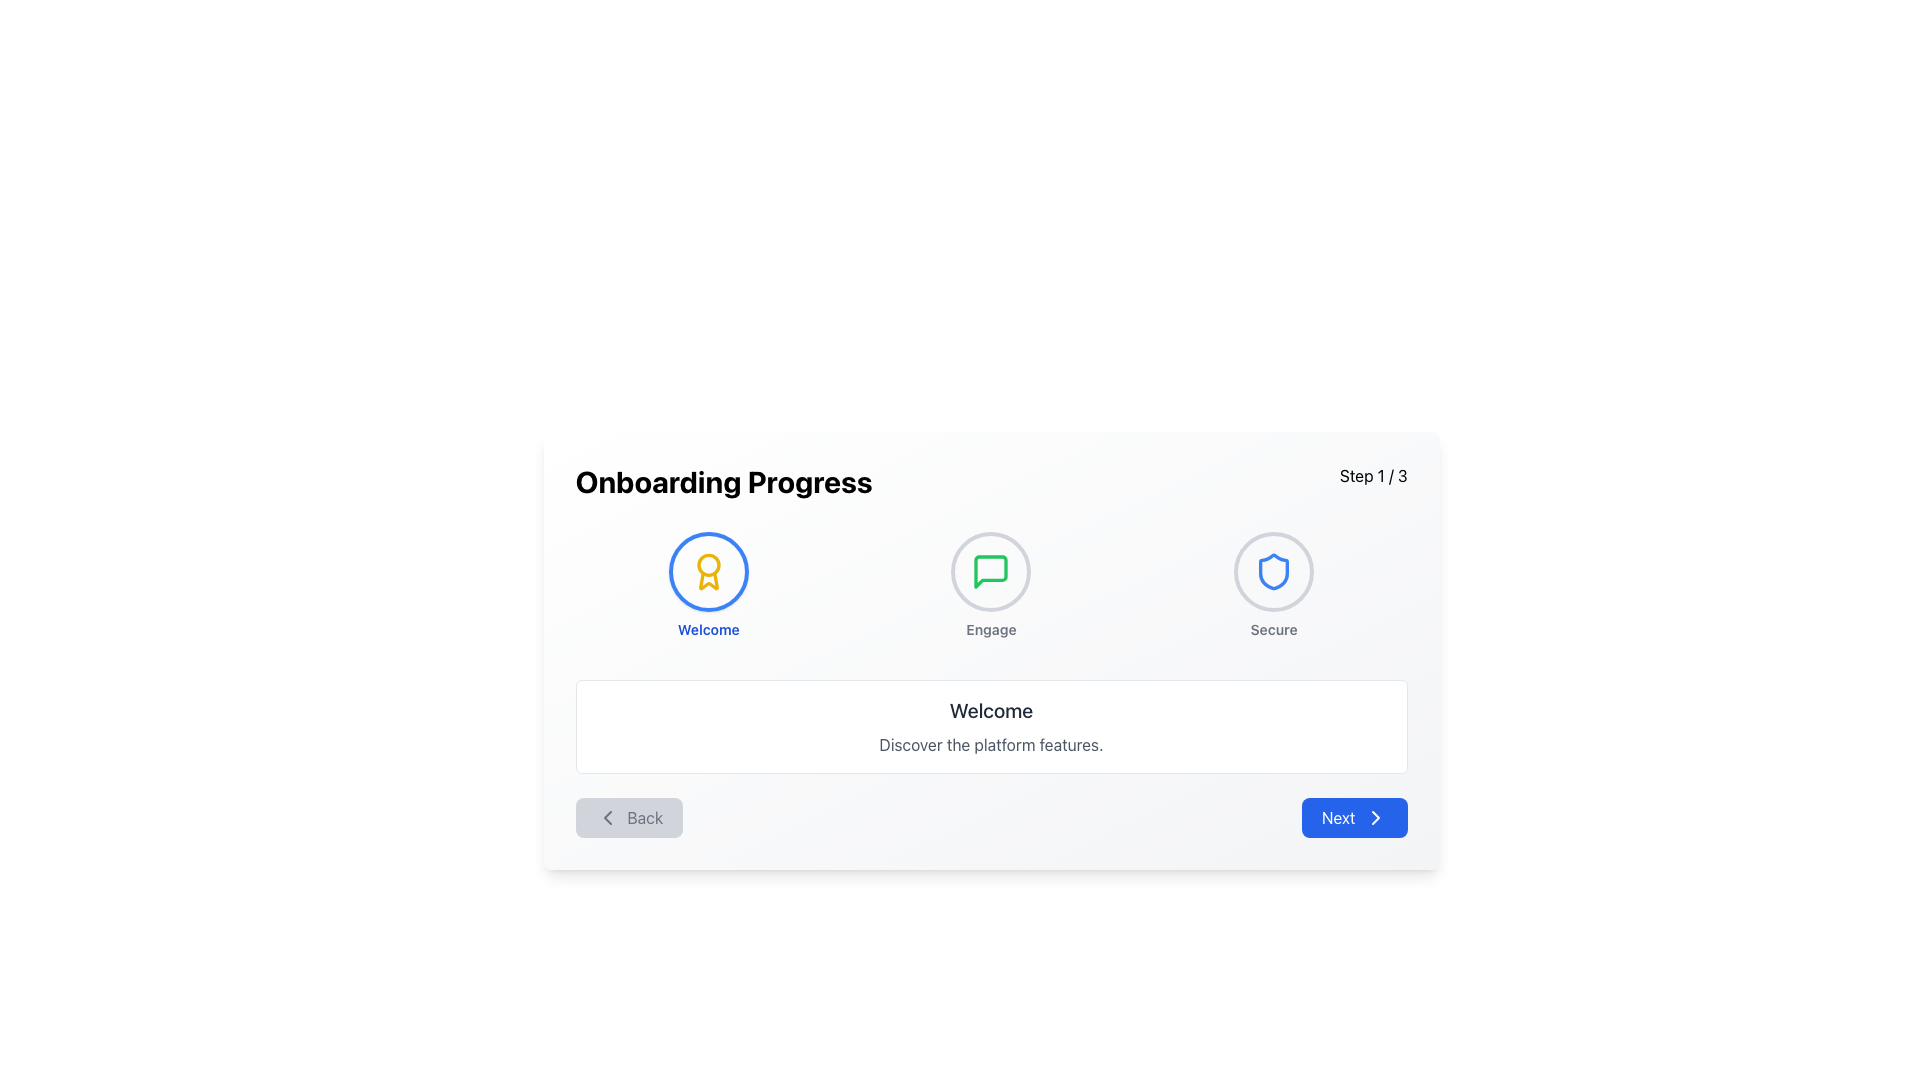 The width and height of the screenshot is (1920, 1080). What do you see at coordinates (708, 571) in the screenshot?
I see `the 'Welcome' icon, which is the first icon in a row of three` at bounding box center [708, 571].